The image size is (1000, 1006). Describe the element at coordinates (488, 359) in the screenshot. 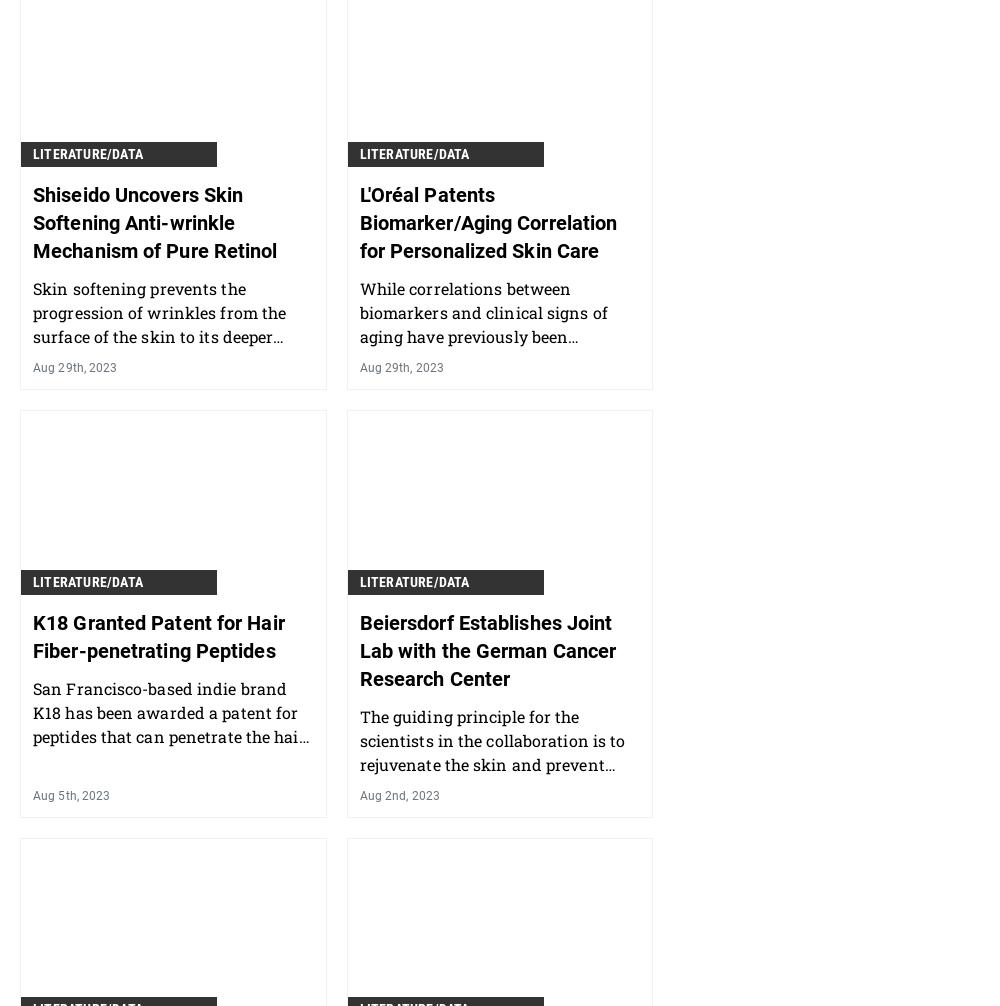

I see `'While correlations between biomarkers and clinical signs of aging have previously been described, this approach takes it a step further — to generate personalized skin care recommendations.'` at that location.